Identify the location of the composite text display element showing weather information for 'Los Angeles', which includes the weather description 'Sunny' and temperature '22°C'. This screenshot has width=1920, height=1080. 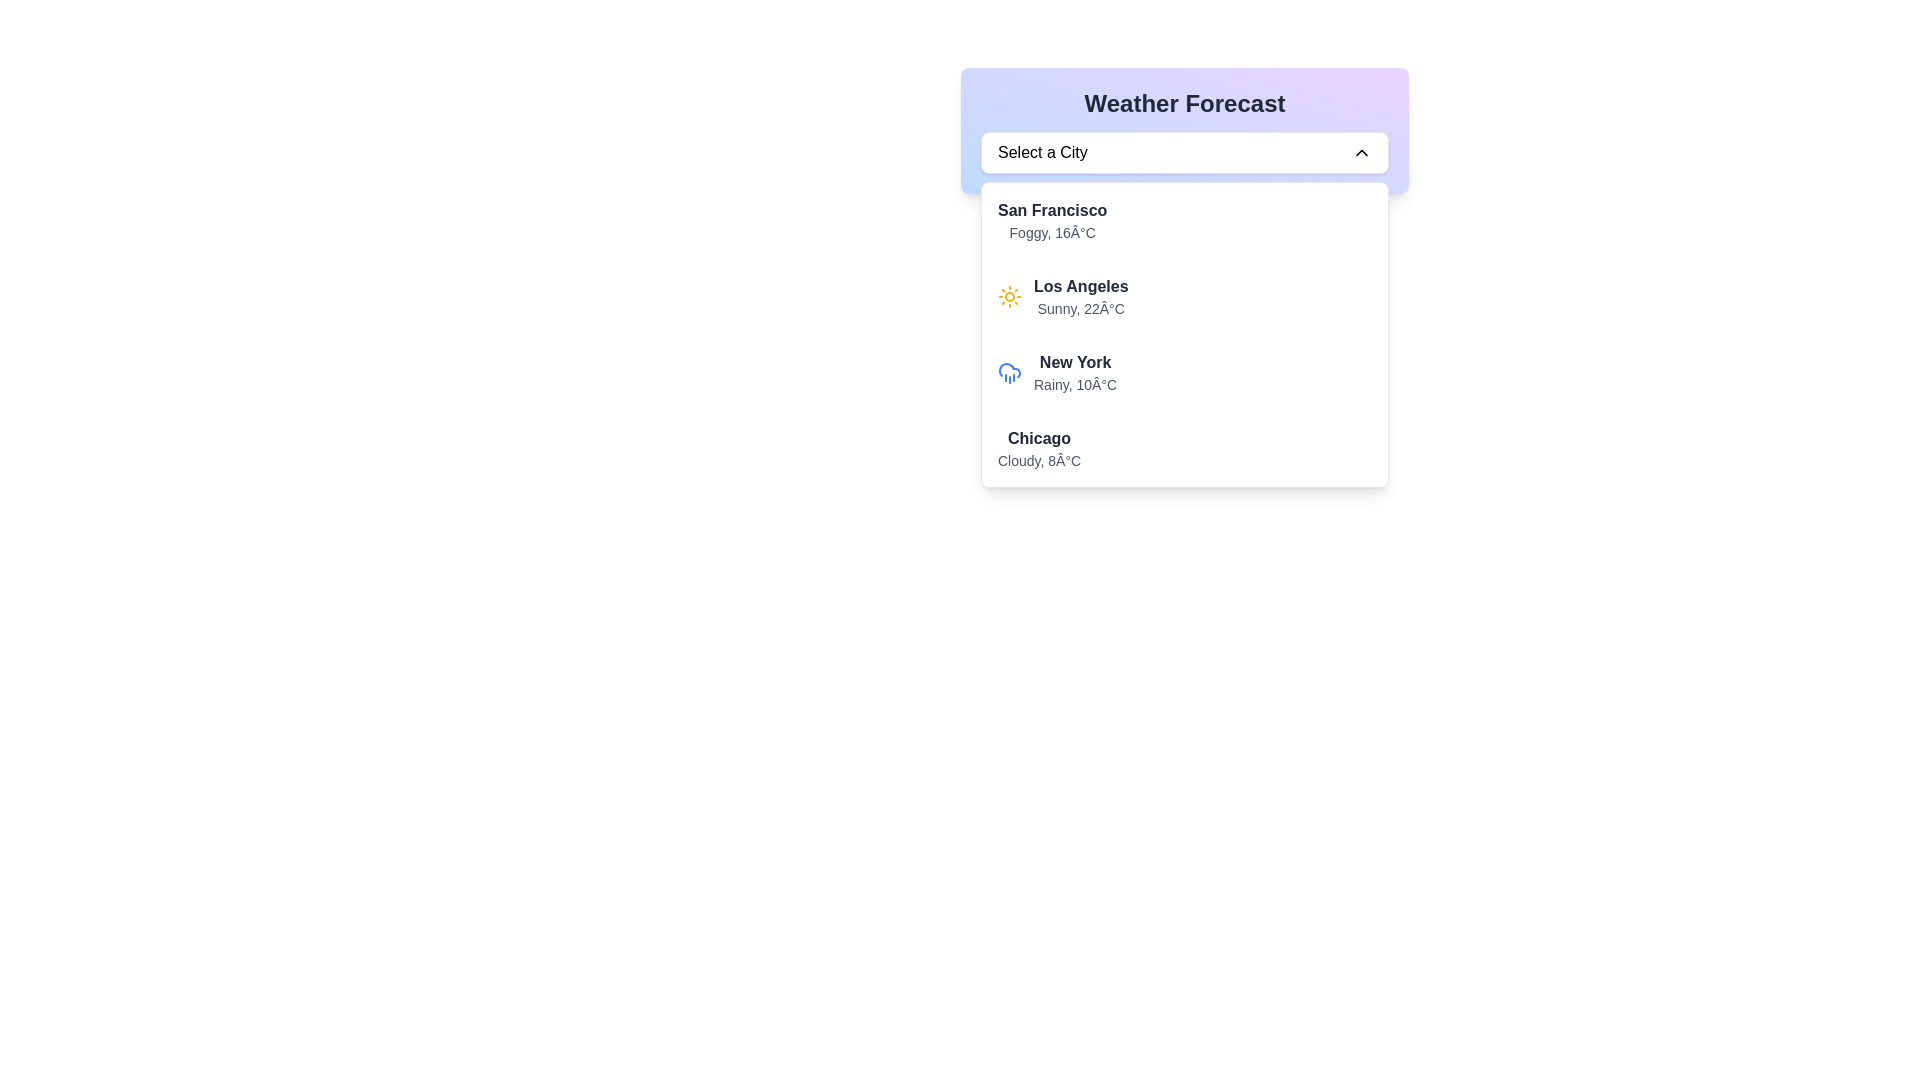
(1079, 297).